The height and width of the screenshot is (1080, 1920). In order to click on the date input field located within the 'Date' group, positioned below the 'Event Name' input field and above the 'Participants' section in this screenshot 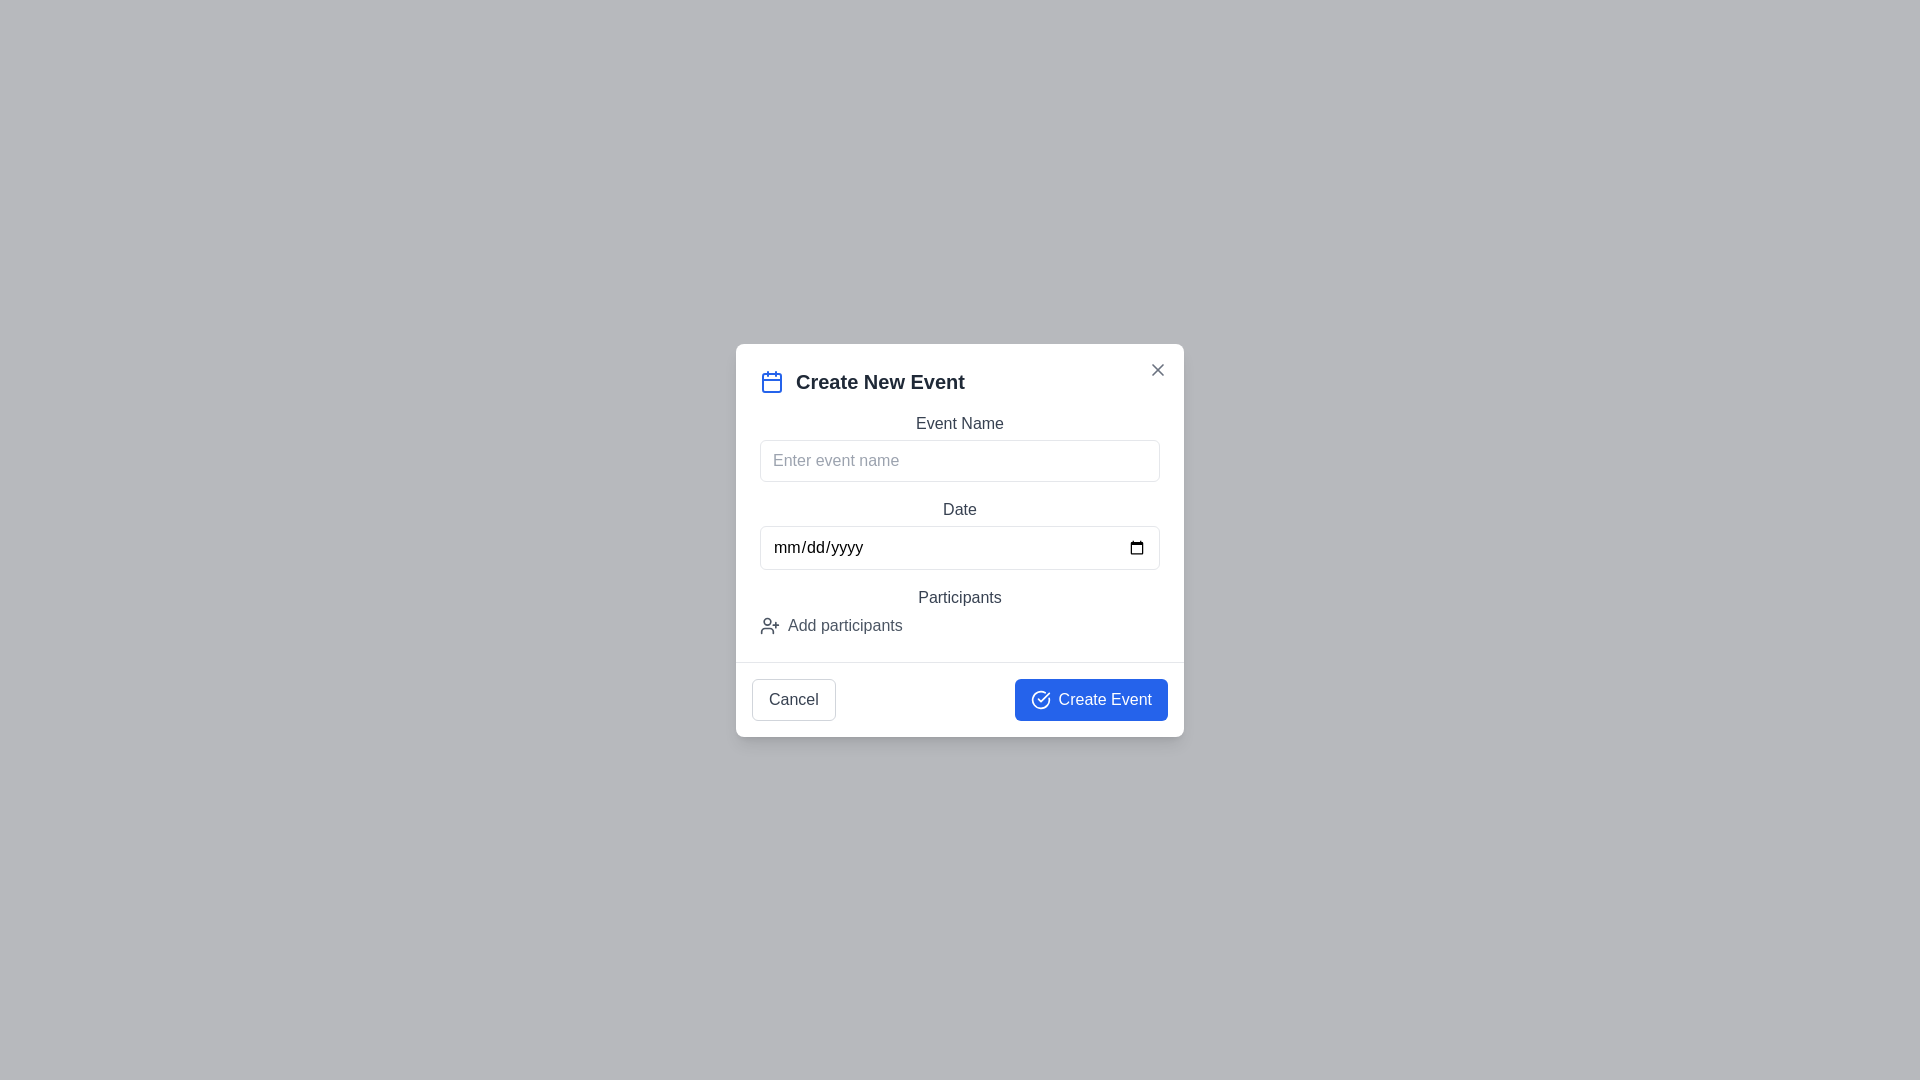, I will do `click(960, 547)`.